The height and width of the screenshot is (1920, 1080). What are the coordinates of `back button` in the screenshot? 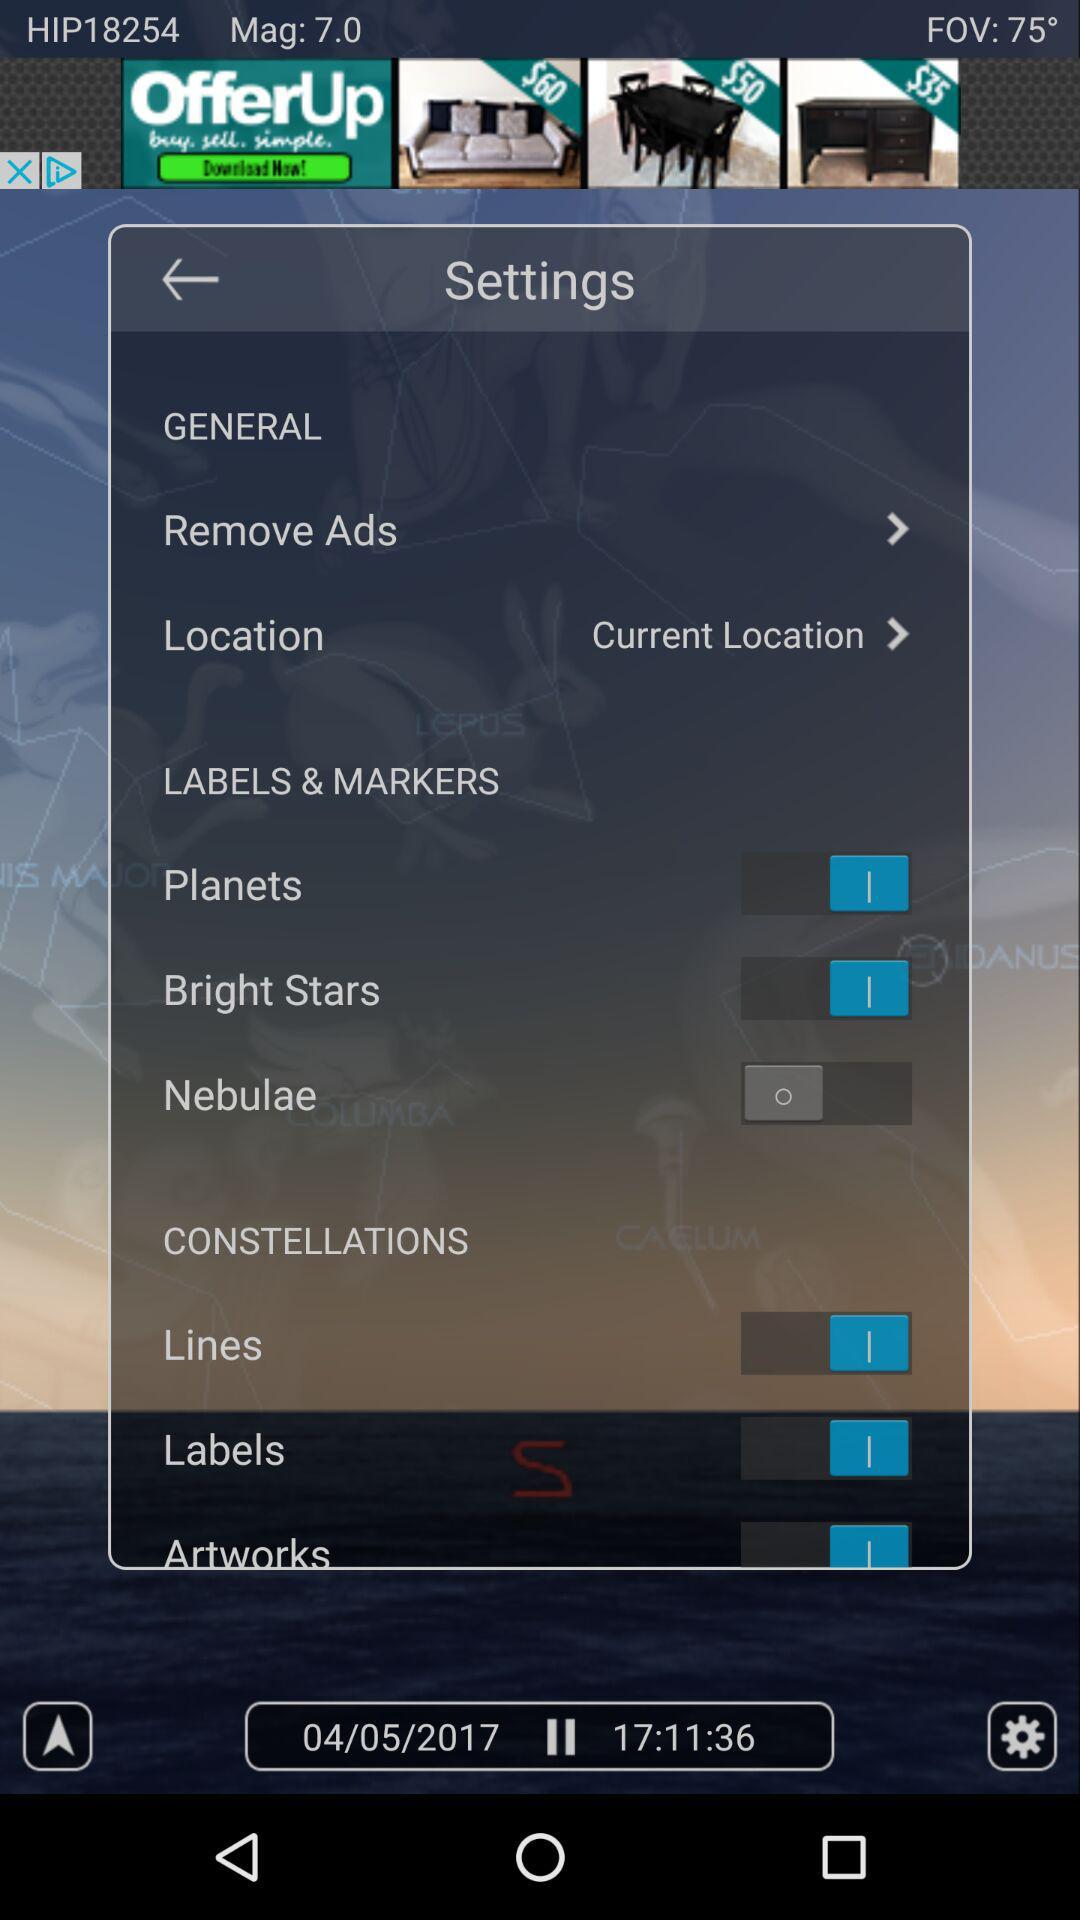 It's located at (189, 277).